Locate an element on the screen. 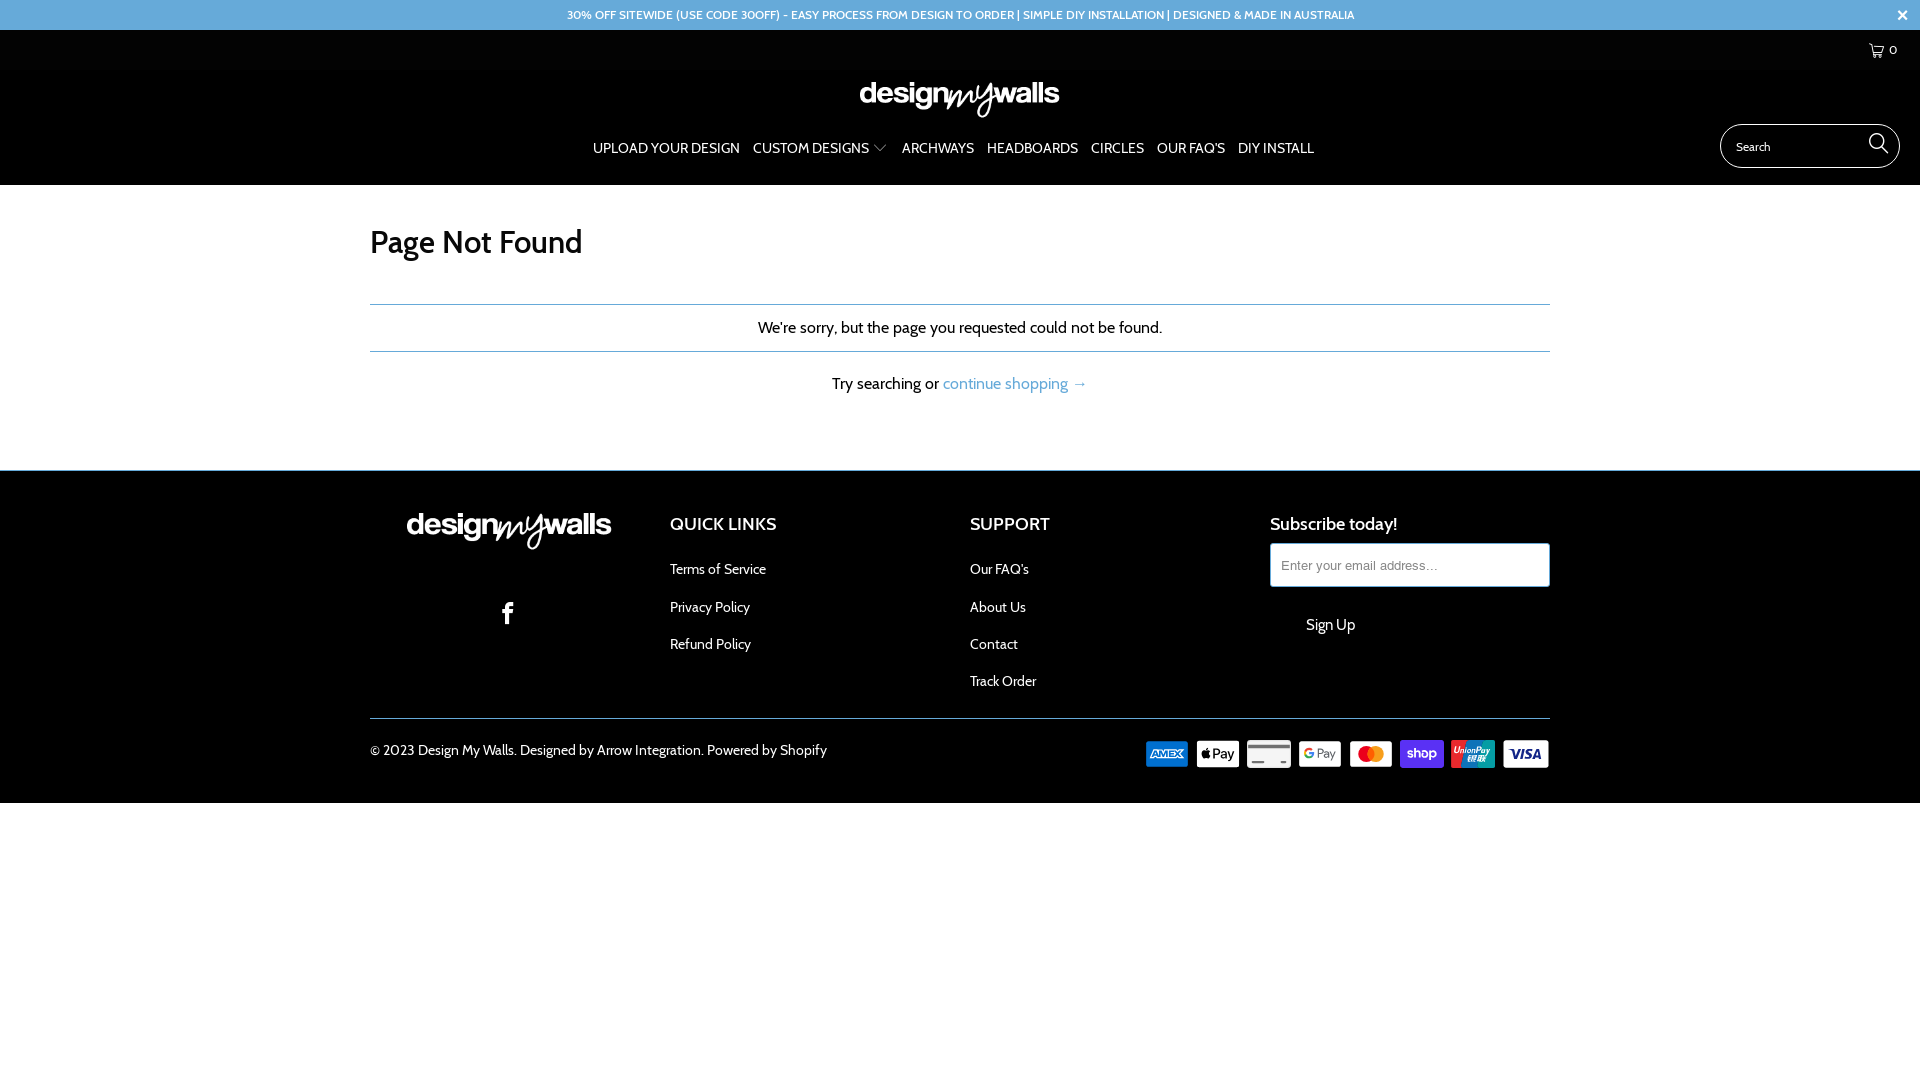 This screenshot has height=1080, width=1920. 'About Us' is located at coordinates (969, 605).